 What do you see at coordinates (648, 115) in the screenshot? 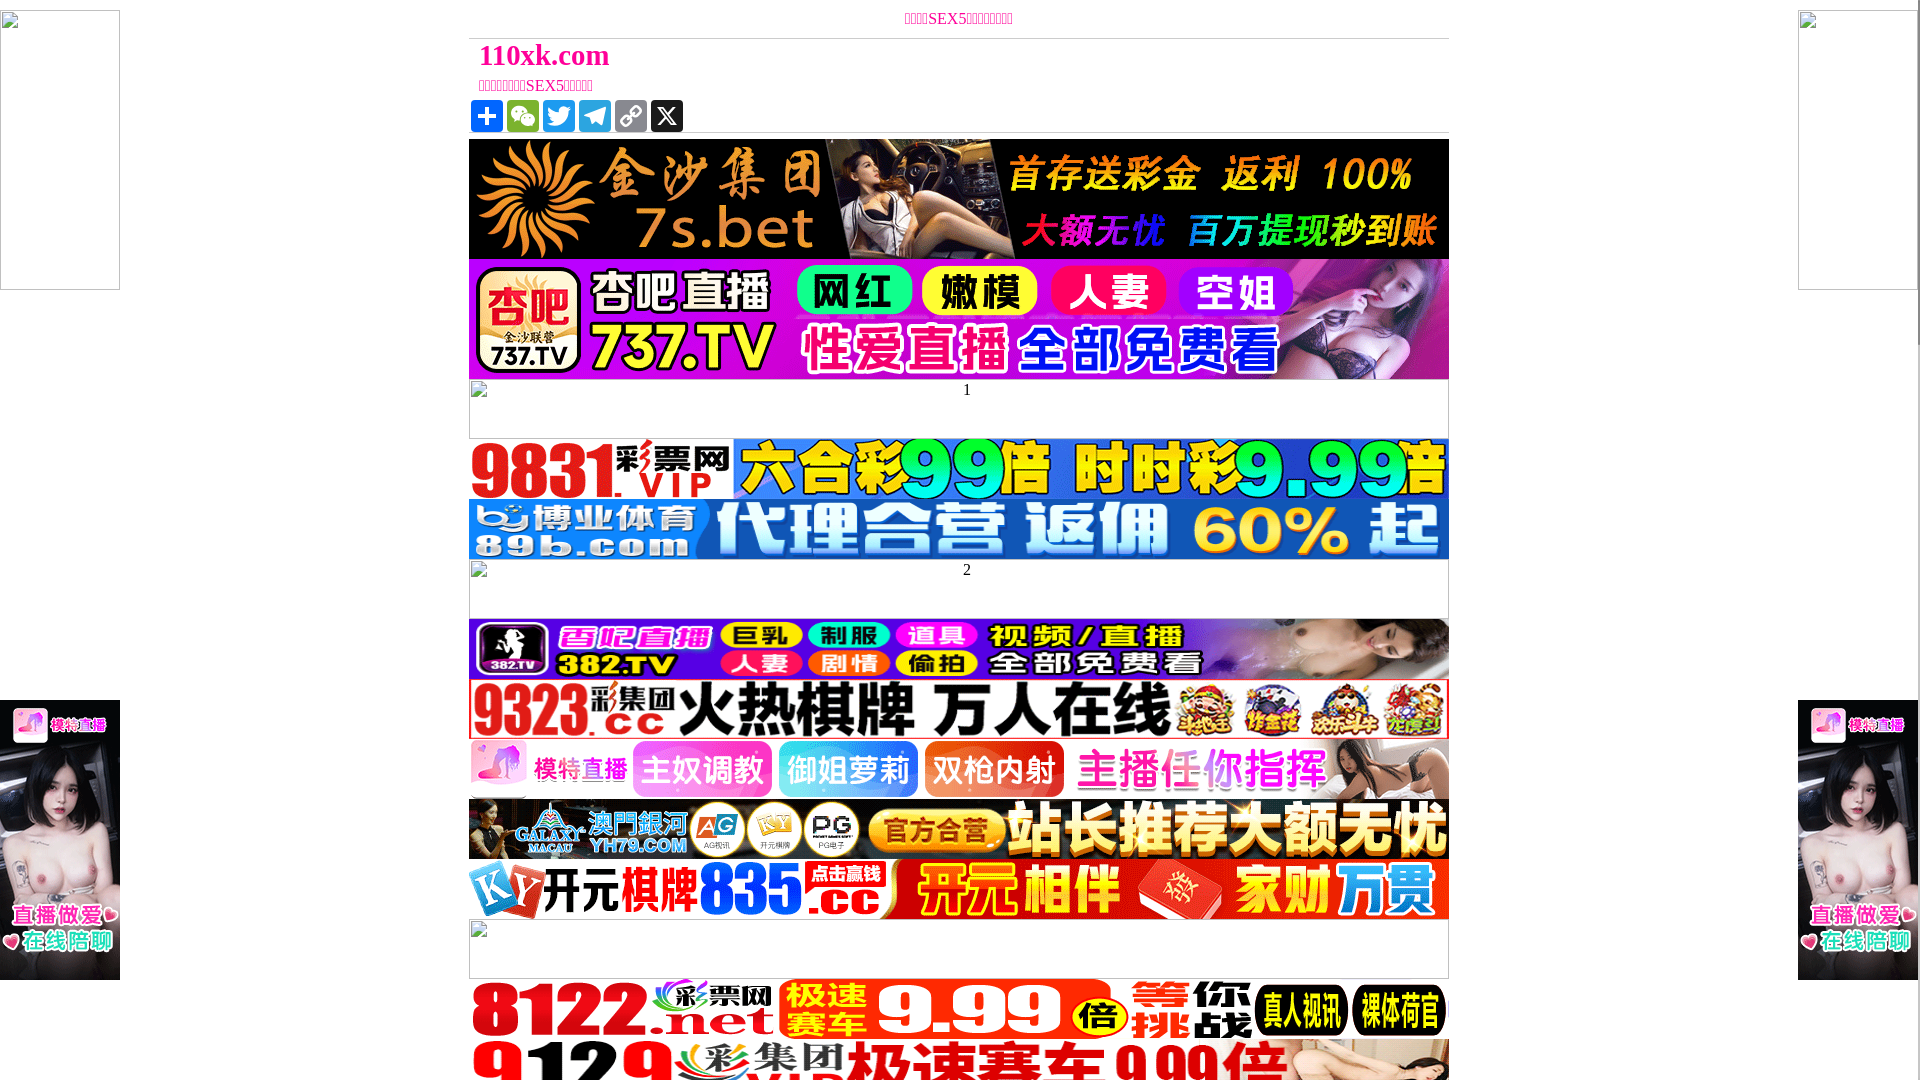
I see `'X'` at bounding box center [648, 115].